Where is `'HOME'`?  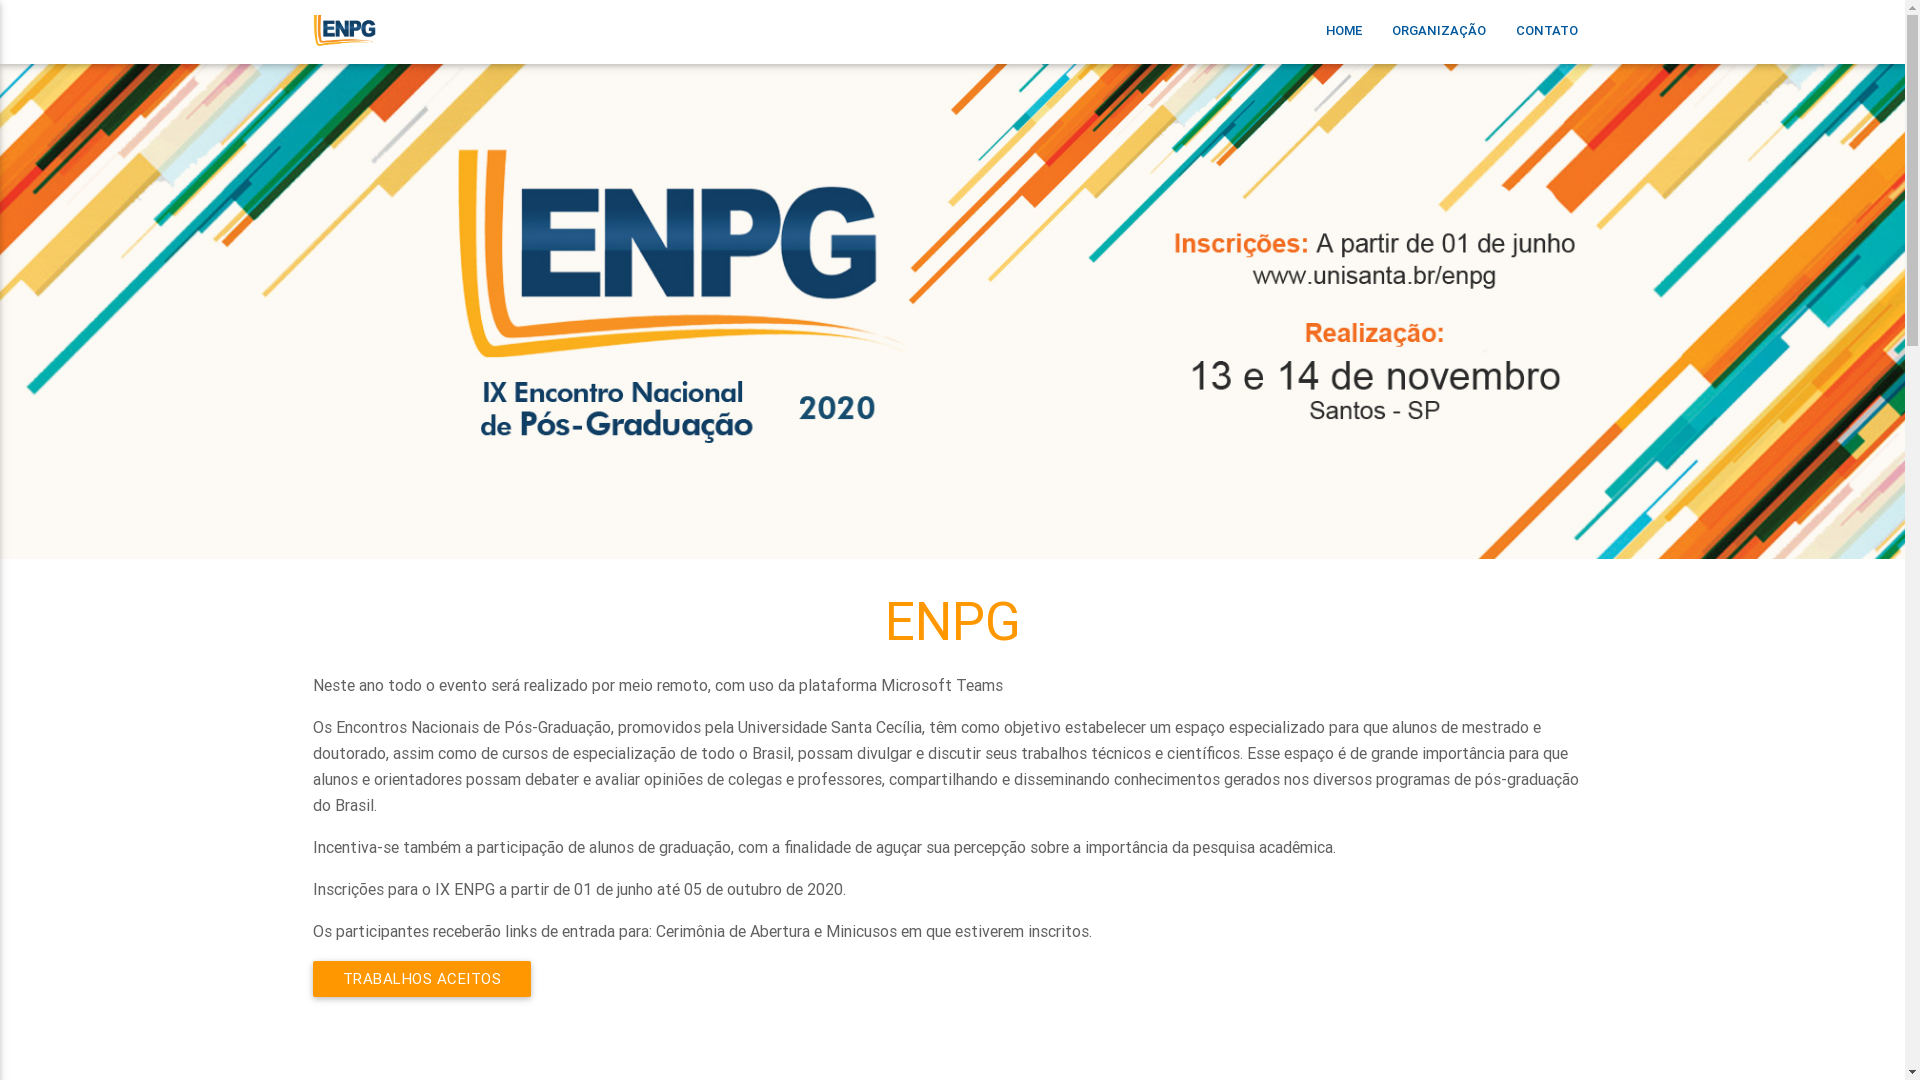 'HOME' is located at coordinates (1343, 50).